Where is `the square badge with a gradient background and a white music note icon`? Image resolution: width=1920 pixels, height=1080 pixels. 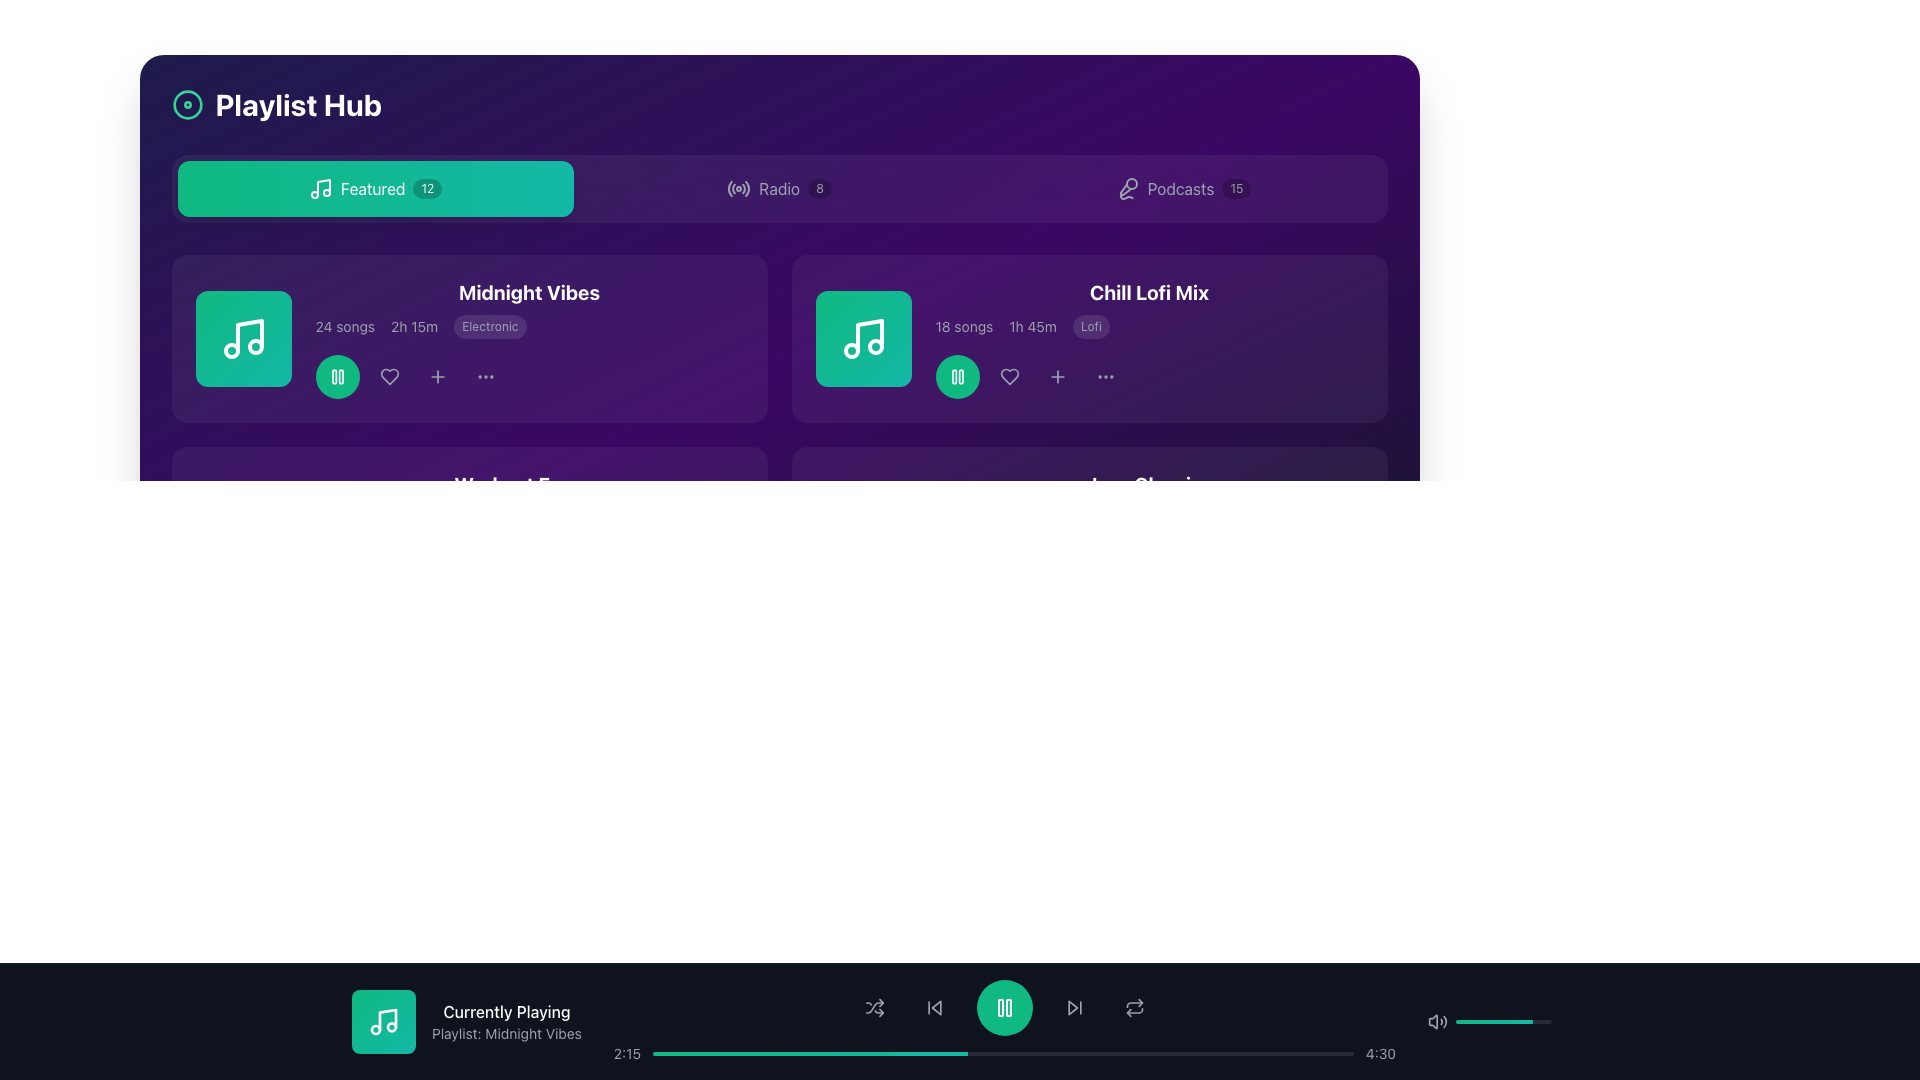
the square badge with a gradient background and a white music note icon is located at coordinates (242, 338).